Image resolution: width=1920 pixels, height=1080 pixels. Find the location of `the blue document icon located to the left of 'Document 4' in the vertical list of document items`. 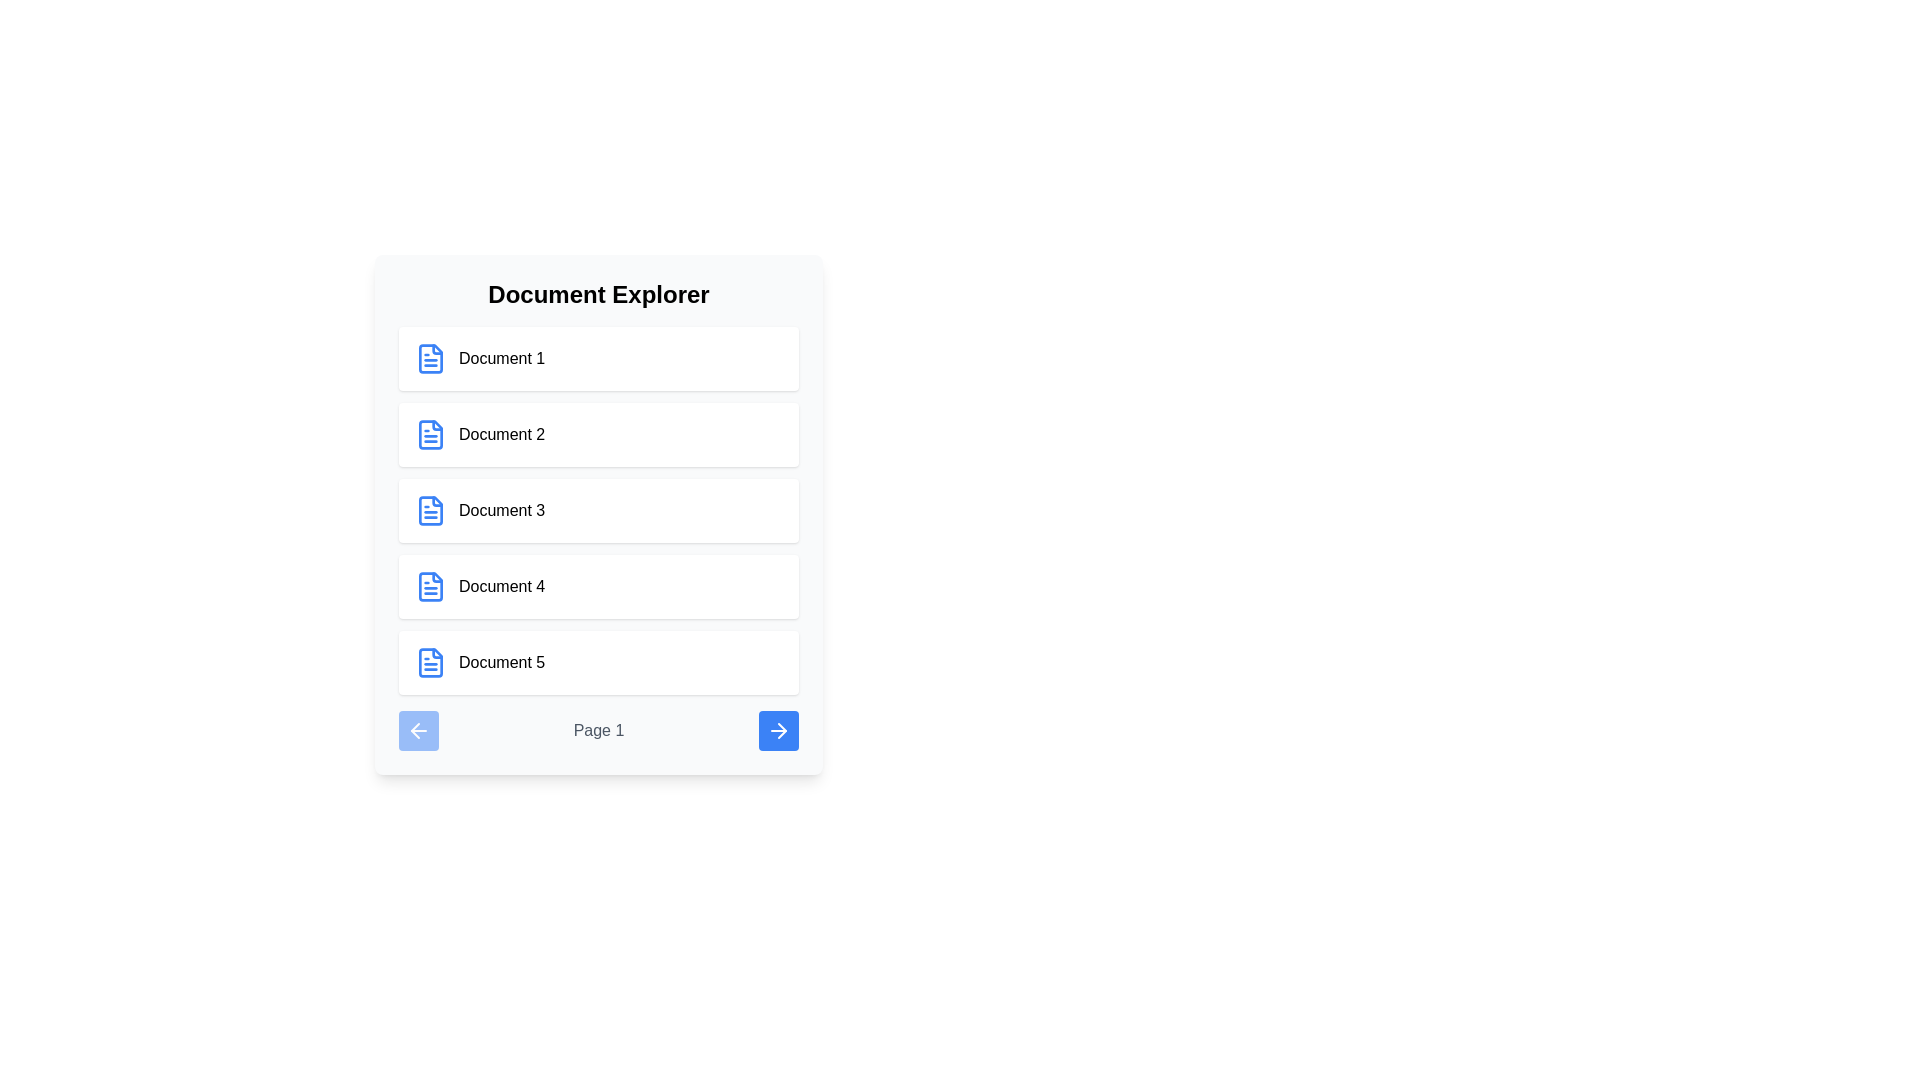

the blue document icon located to the left of 'Document 4' in the vertical list of document items is located at coordinates (430, 585).